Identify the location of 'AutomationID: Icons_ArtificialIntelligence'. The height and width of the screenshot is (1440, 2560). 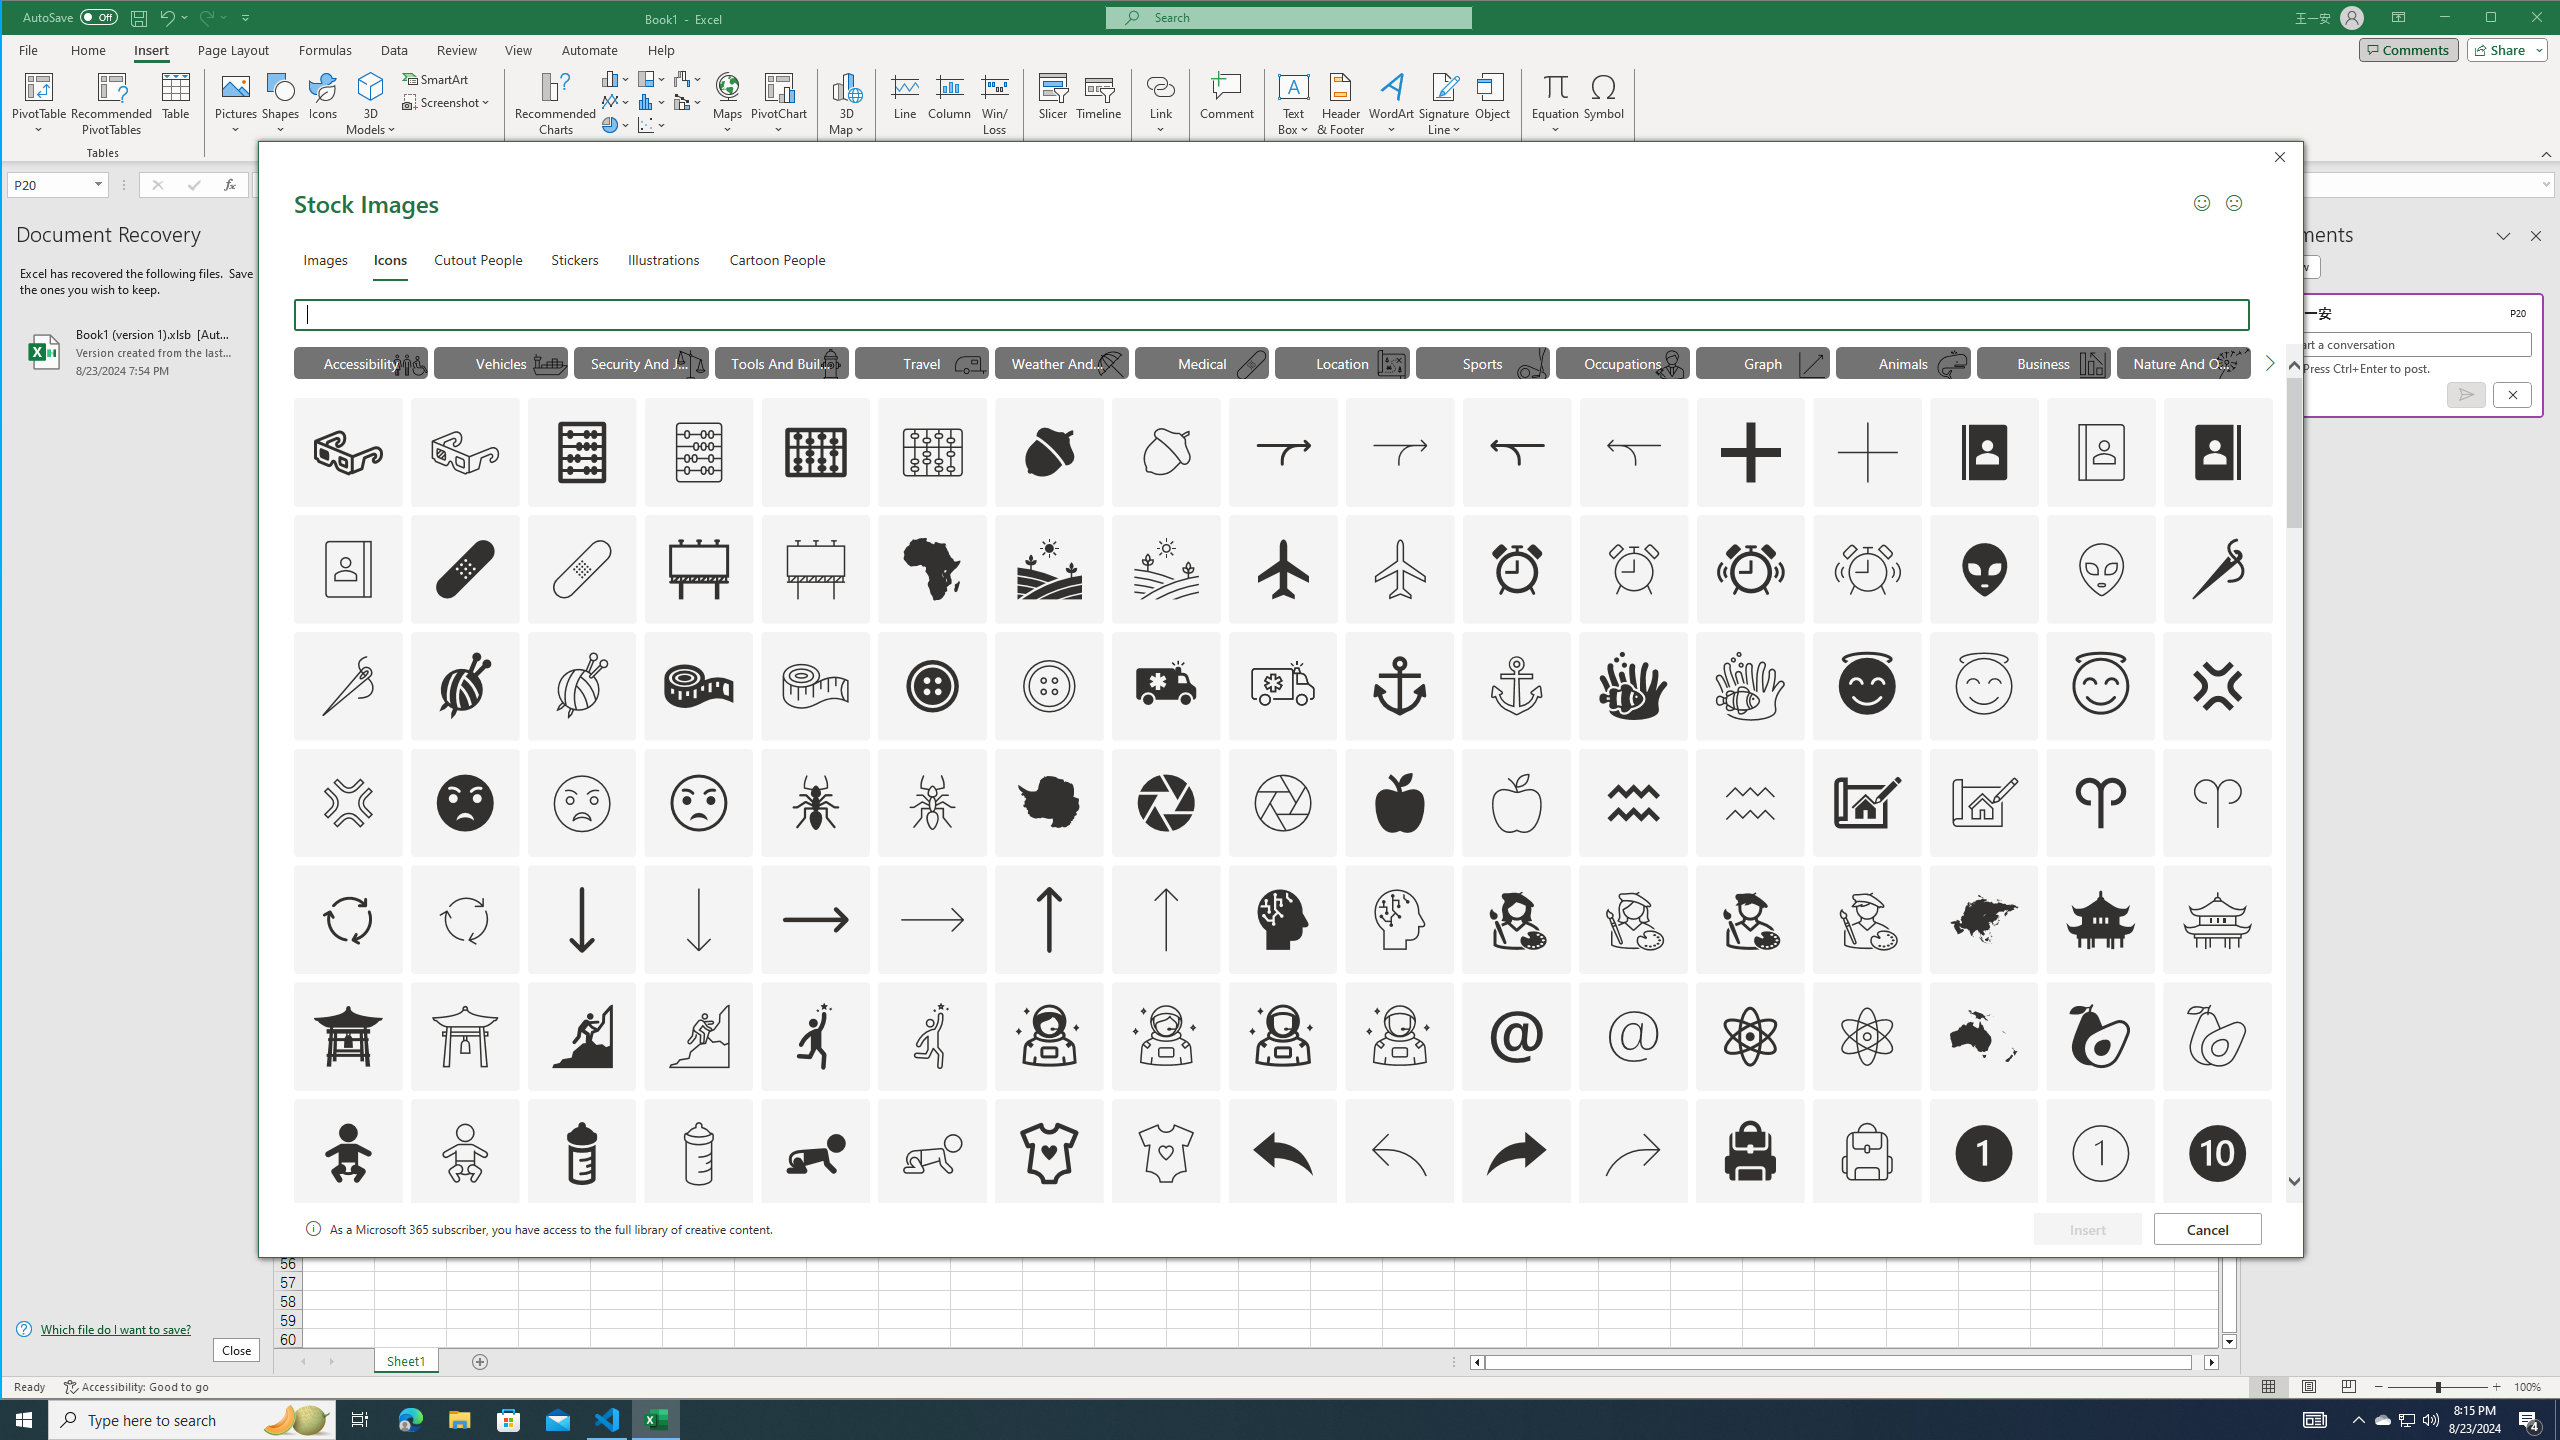
(1281, 919).